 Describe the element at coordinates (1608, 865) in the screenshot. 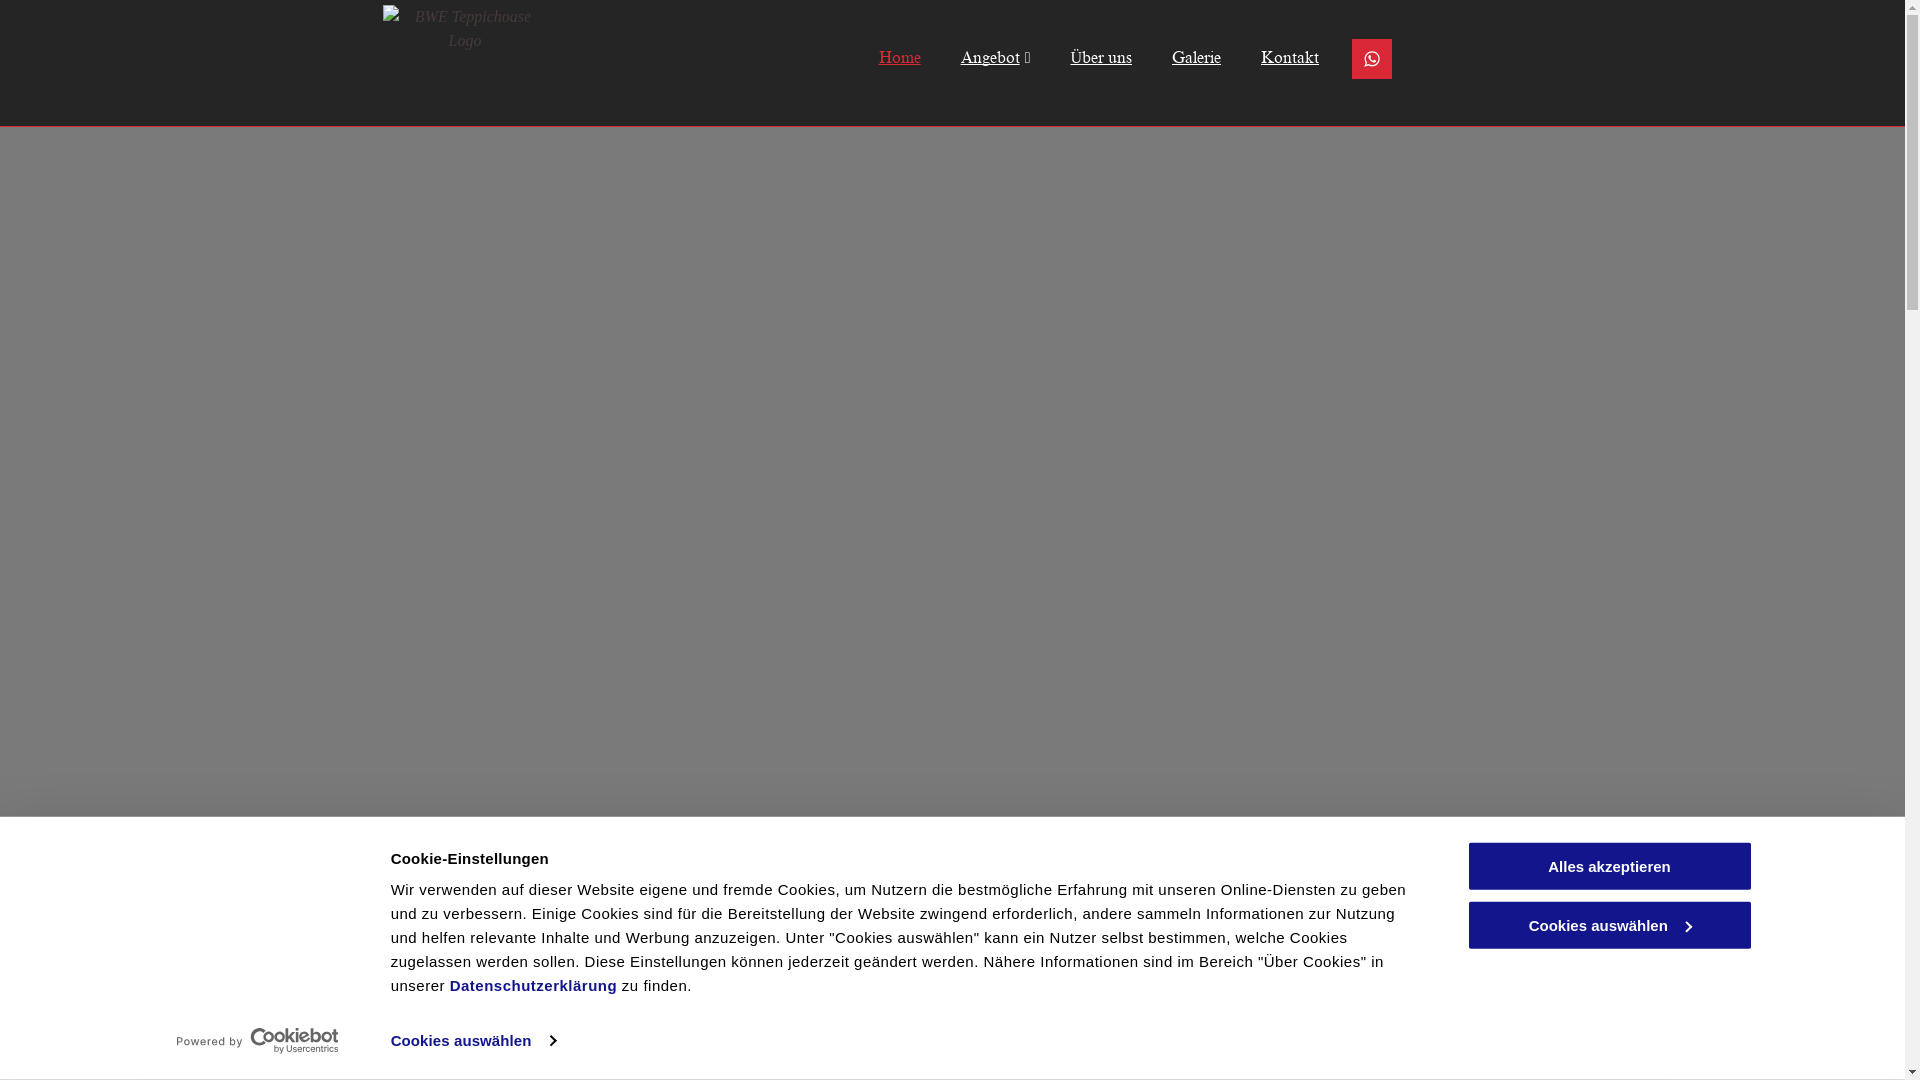

I see `'Alles akzeptieren'` at that location.